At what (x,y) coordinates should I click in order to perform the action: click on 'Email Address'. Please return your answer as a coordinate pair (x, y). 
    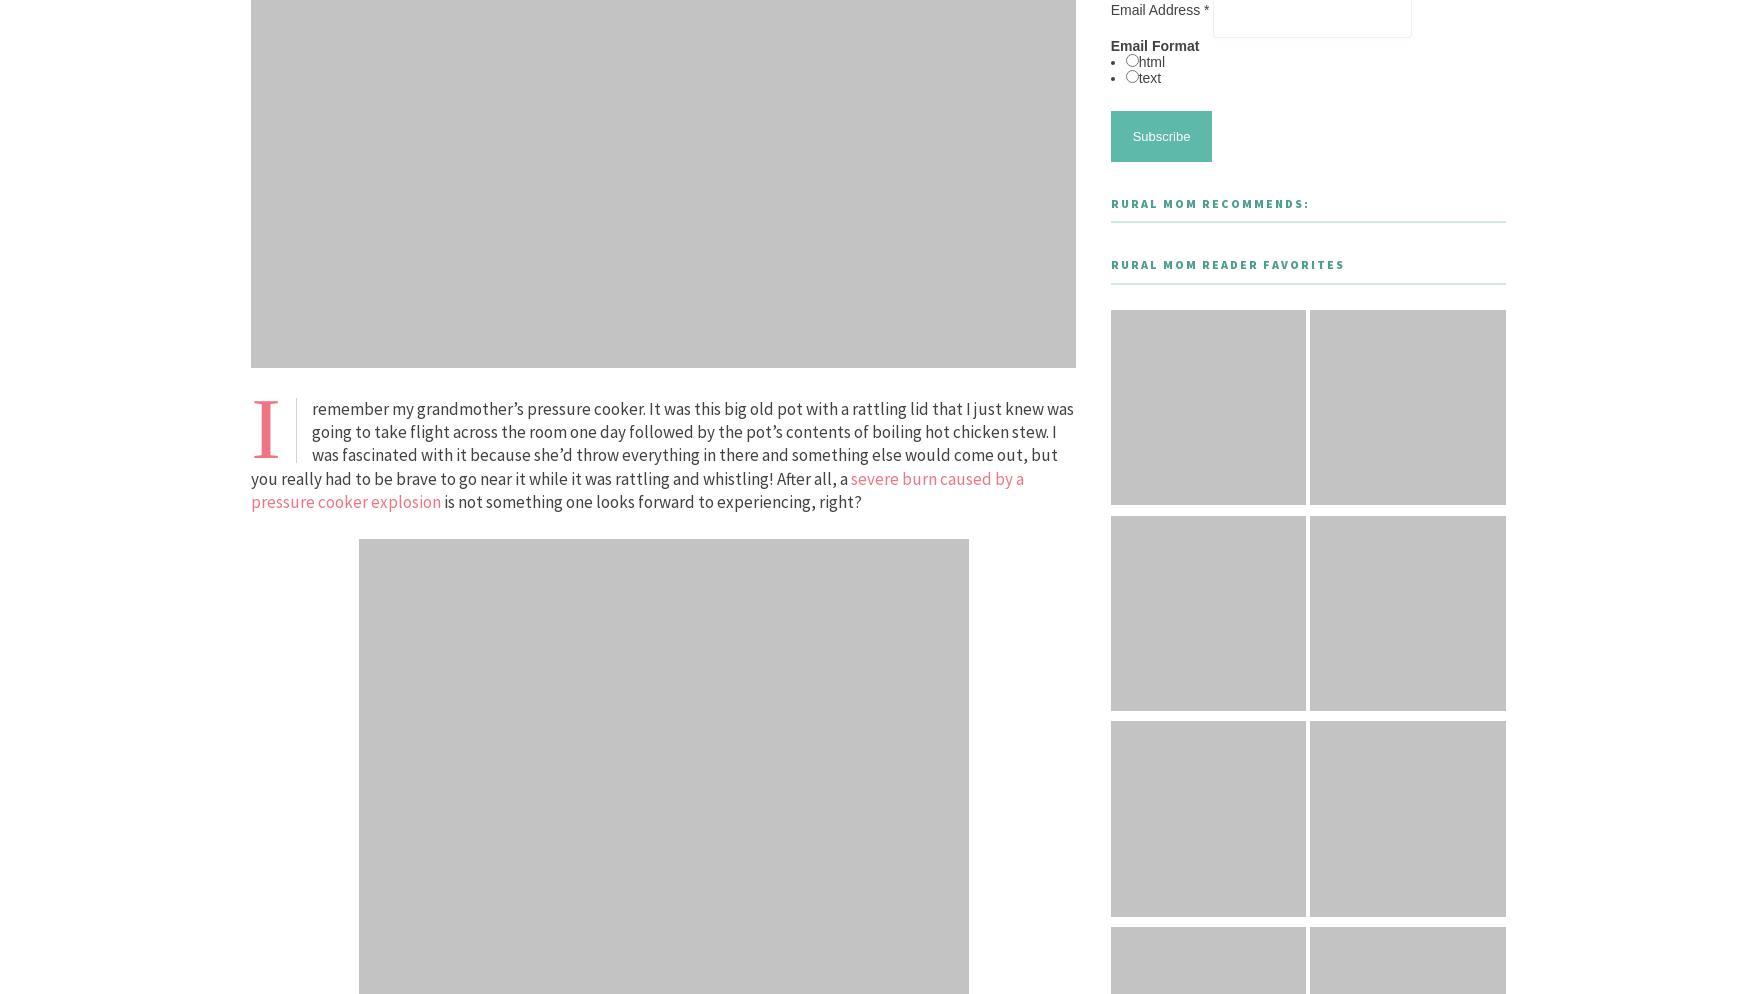
    Looking at the image, I should click on (1155, 10).